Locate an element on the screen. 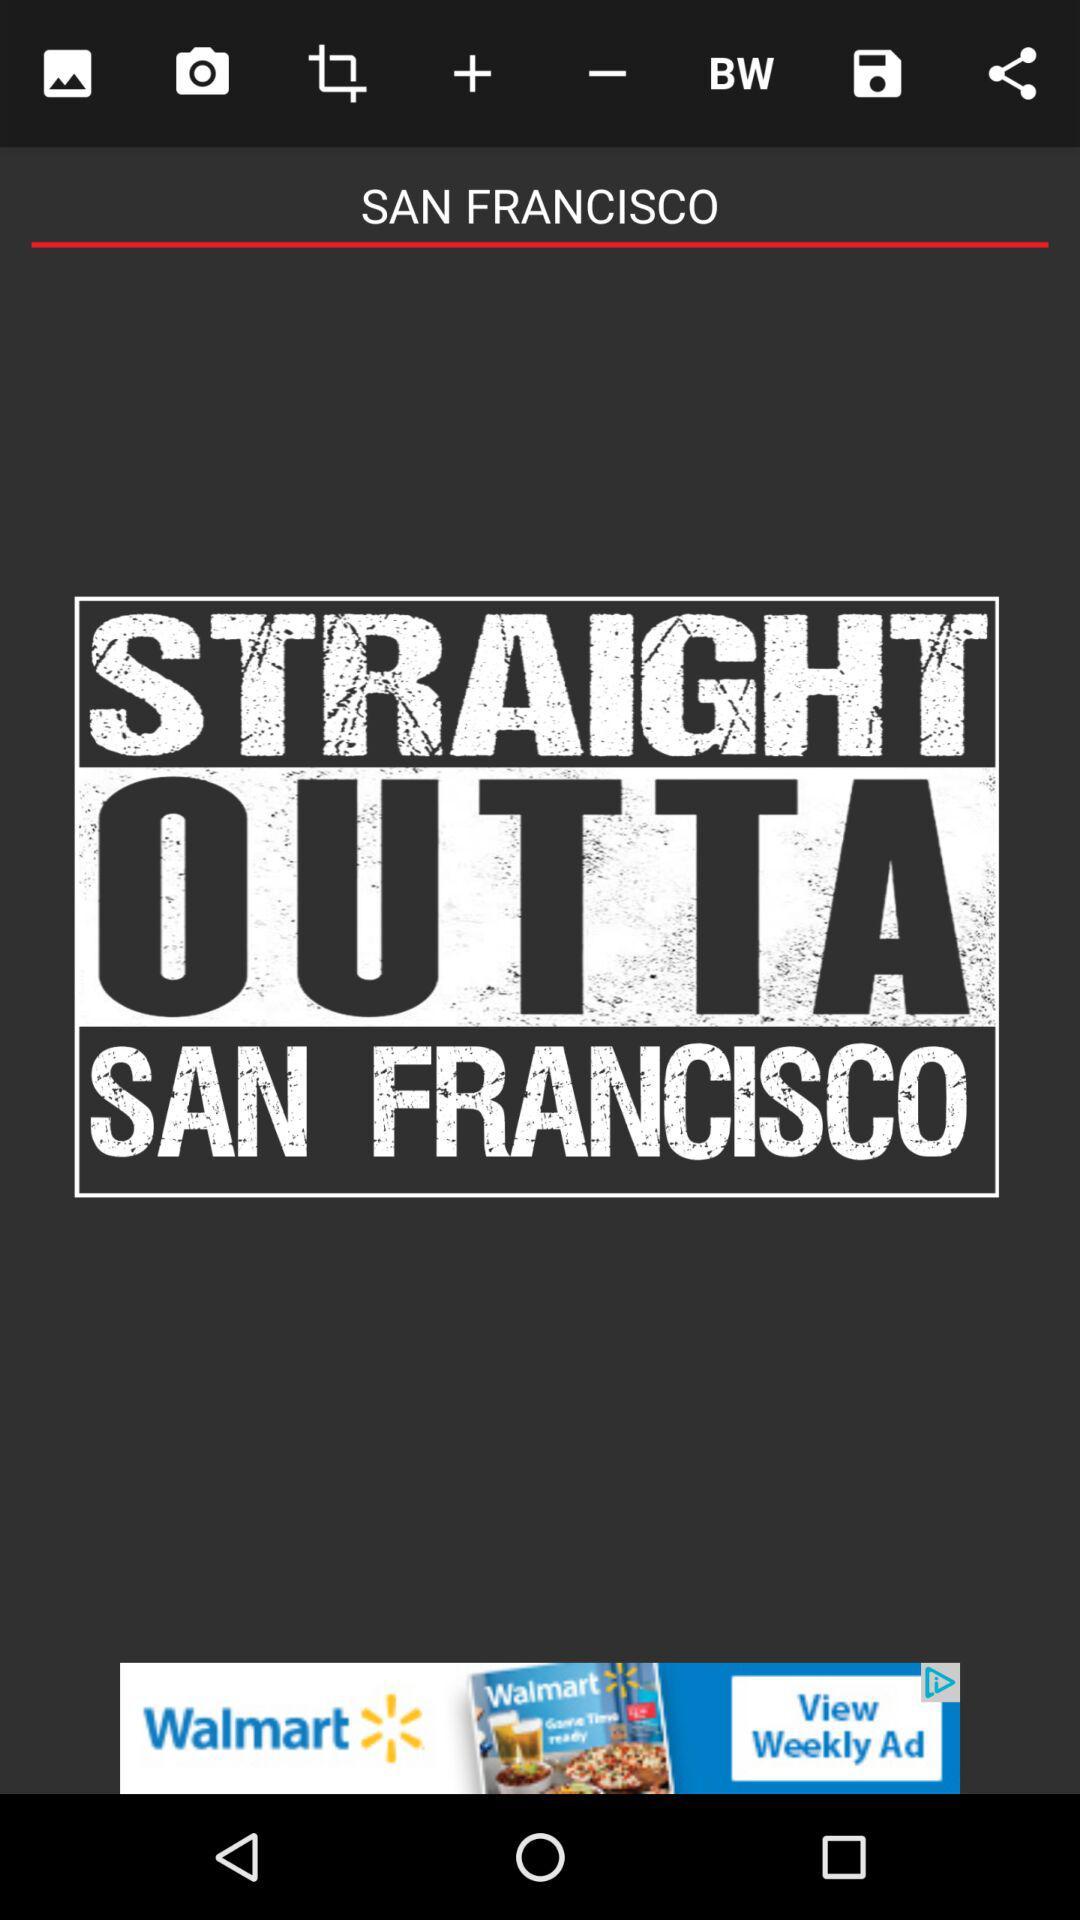  the share icon is located at coordinates (1012, 73).